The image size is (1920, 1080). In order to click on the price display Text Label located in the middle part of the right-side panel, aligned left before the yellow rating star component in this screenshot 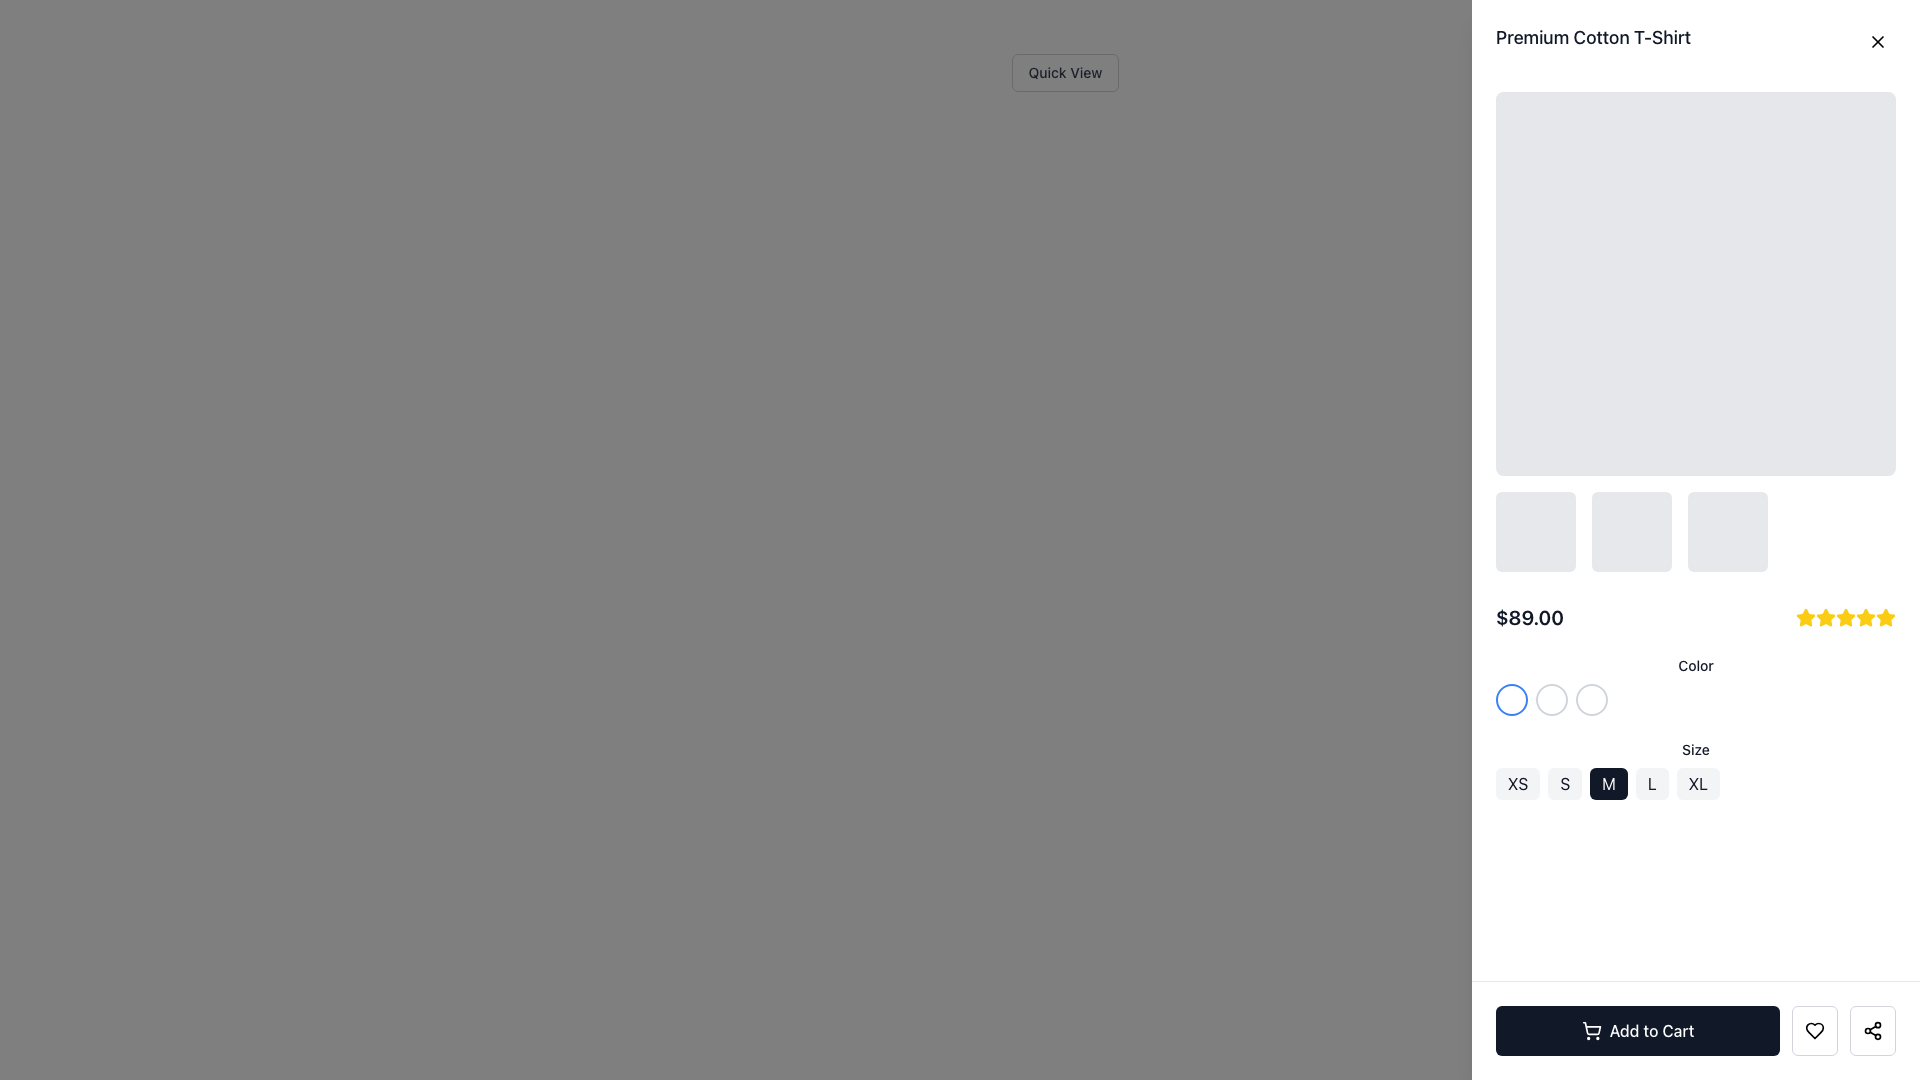, I will do `click(1528, 616)`.